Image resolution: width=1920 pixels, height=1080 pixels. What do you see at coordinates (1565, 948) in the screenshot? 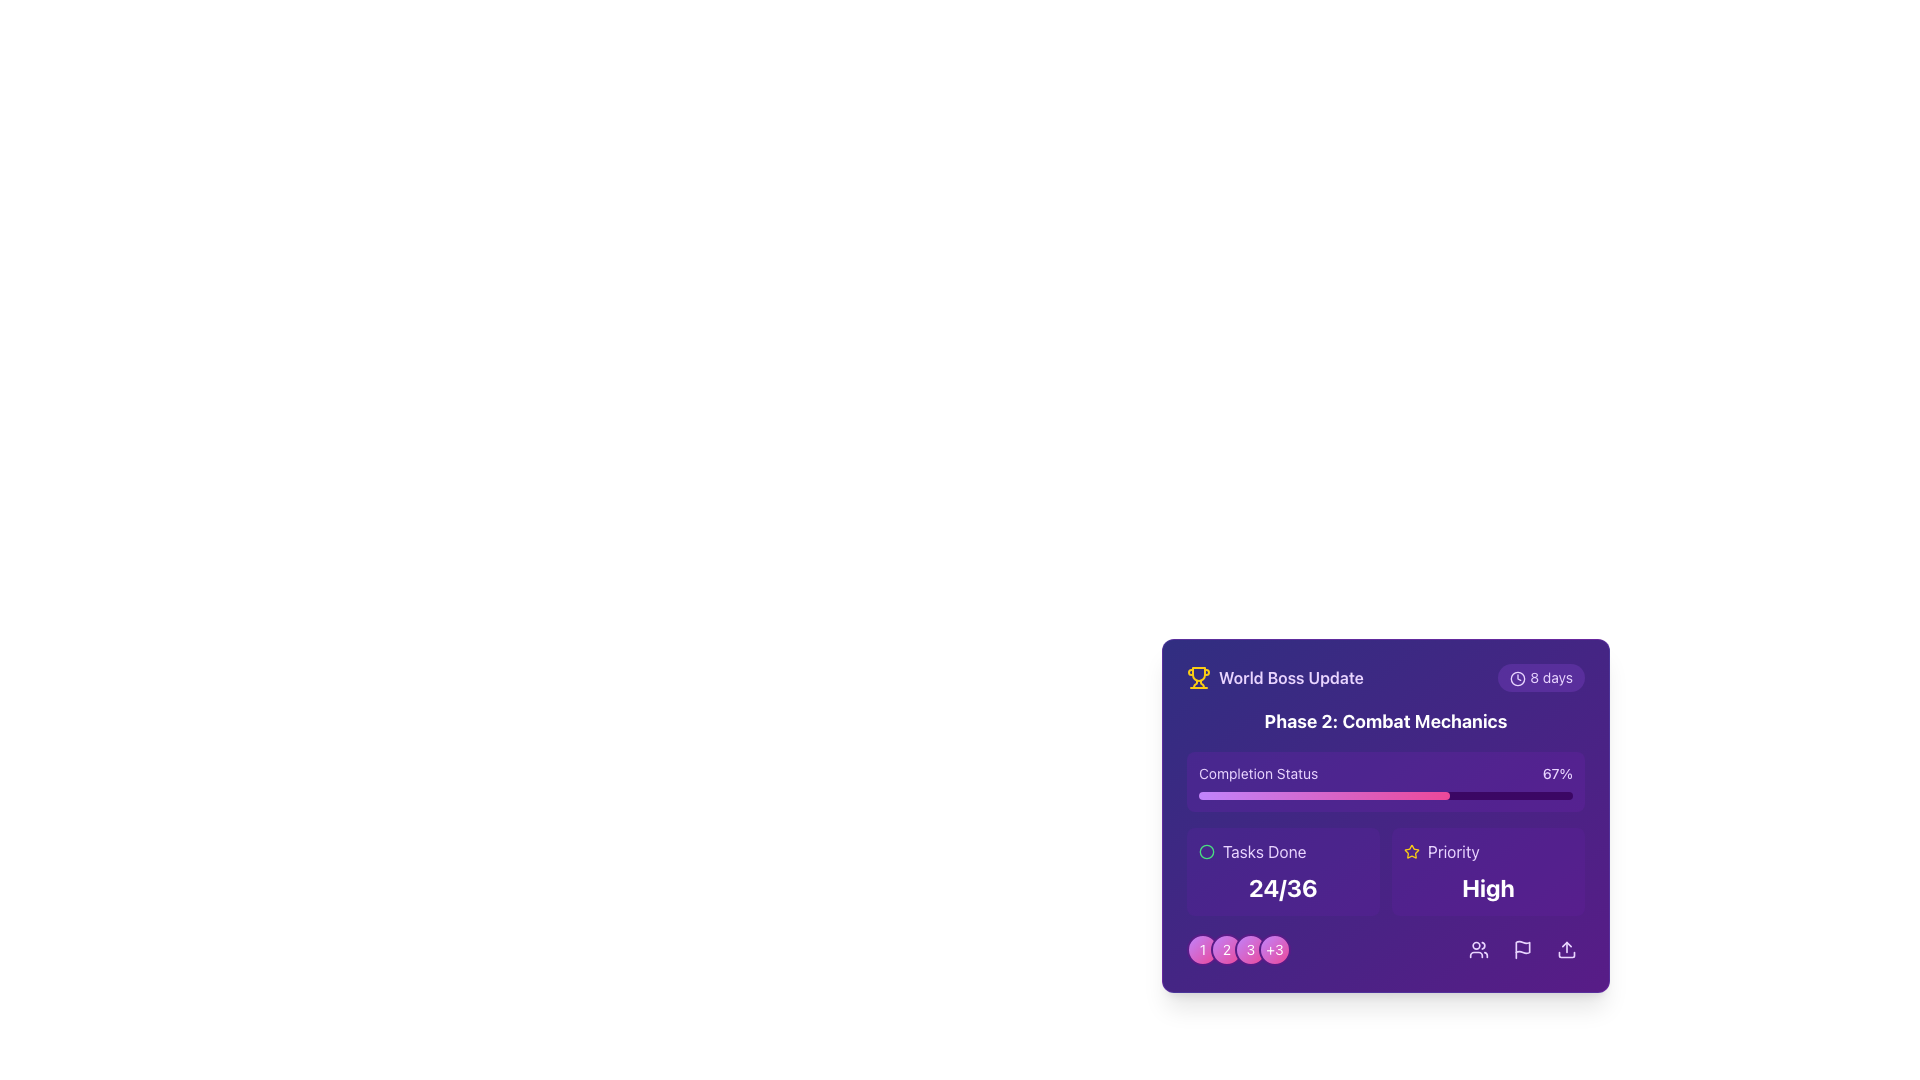
I see `the upward arrow icon button, which is a minimalistic design in a purple shade` at bounding box center [1565, 948].